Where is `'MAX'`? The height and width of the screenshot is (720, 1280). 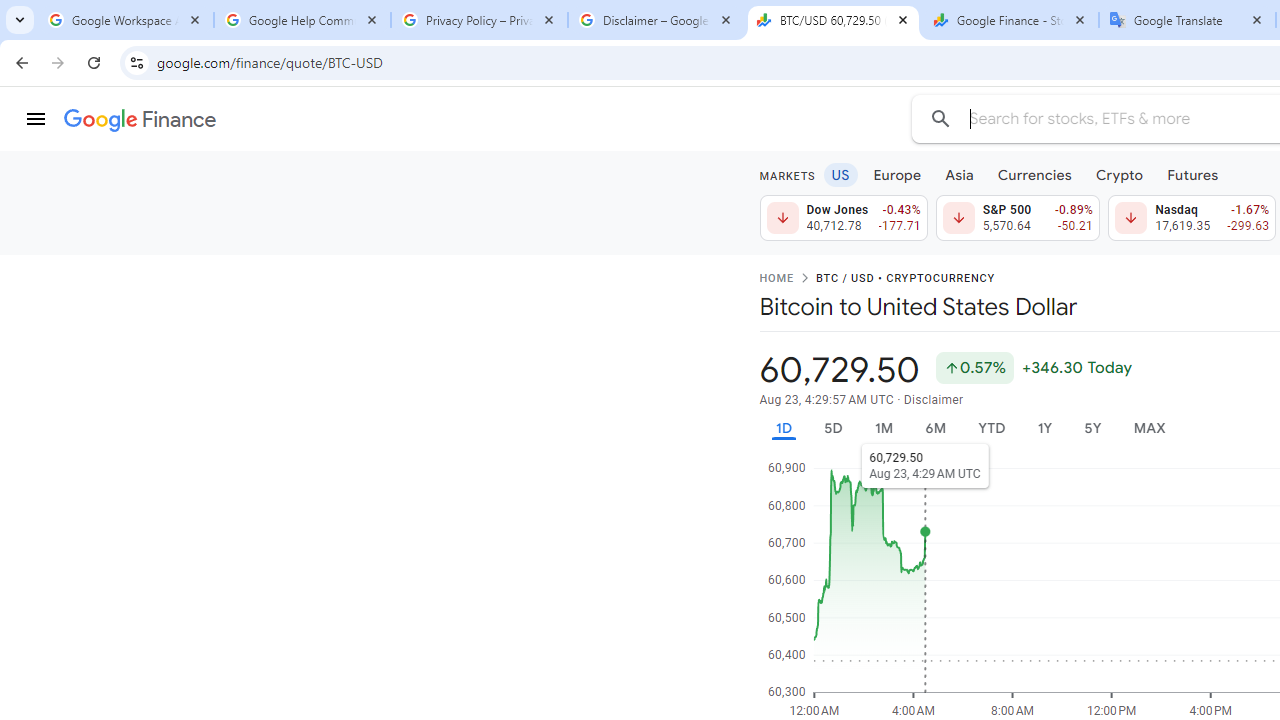 'MAX' is located at coordinates (1149, 427).